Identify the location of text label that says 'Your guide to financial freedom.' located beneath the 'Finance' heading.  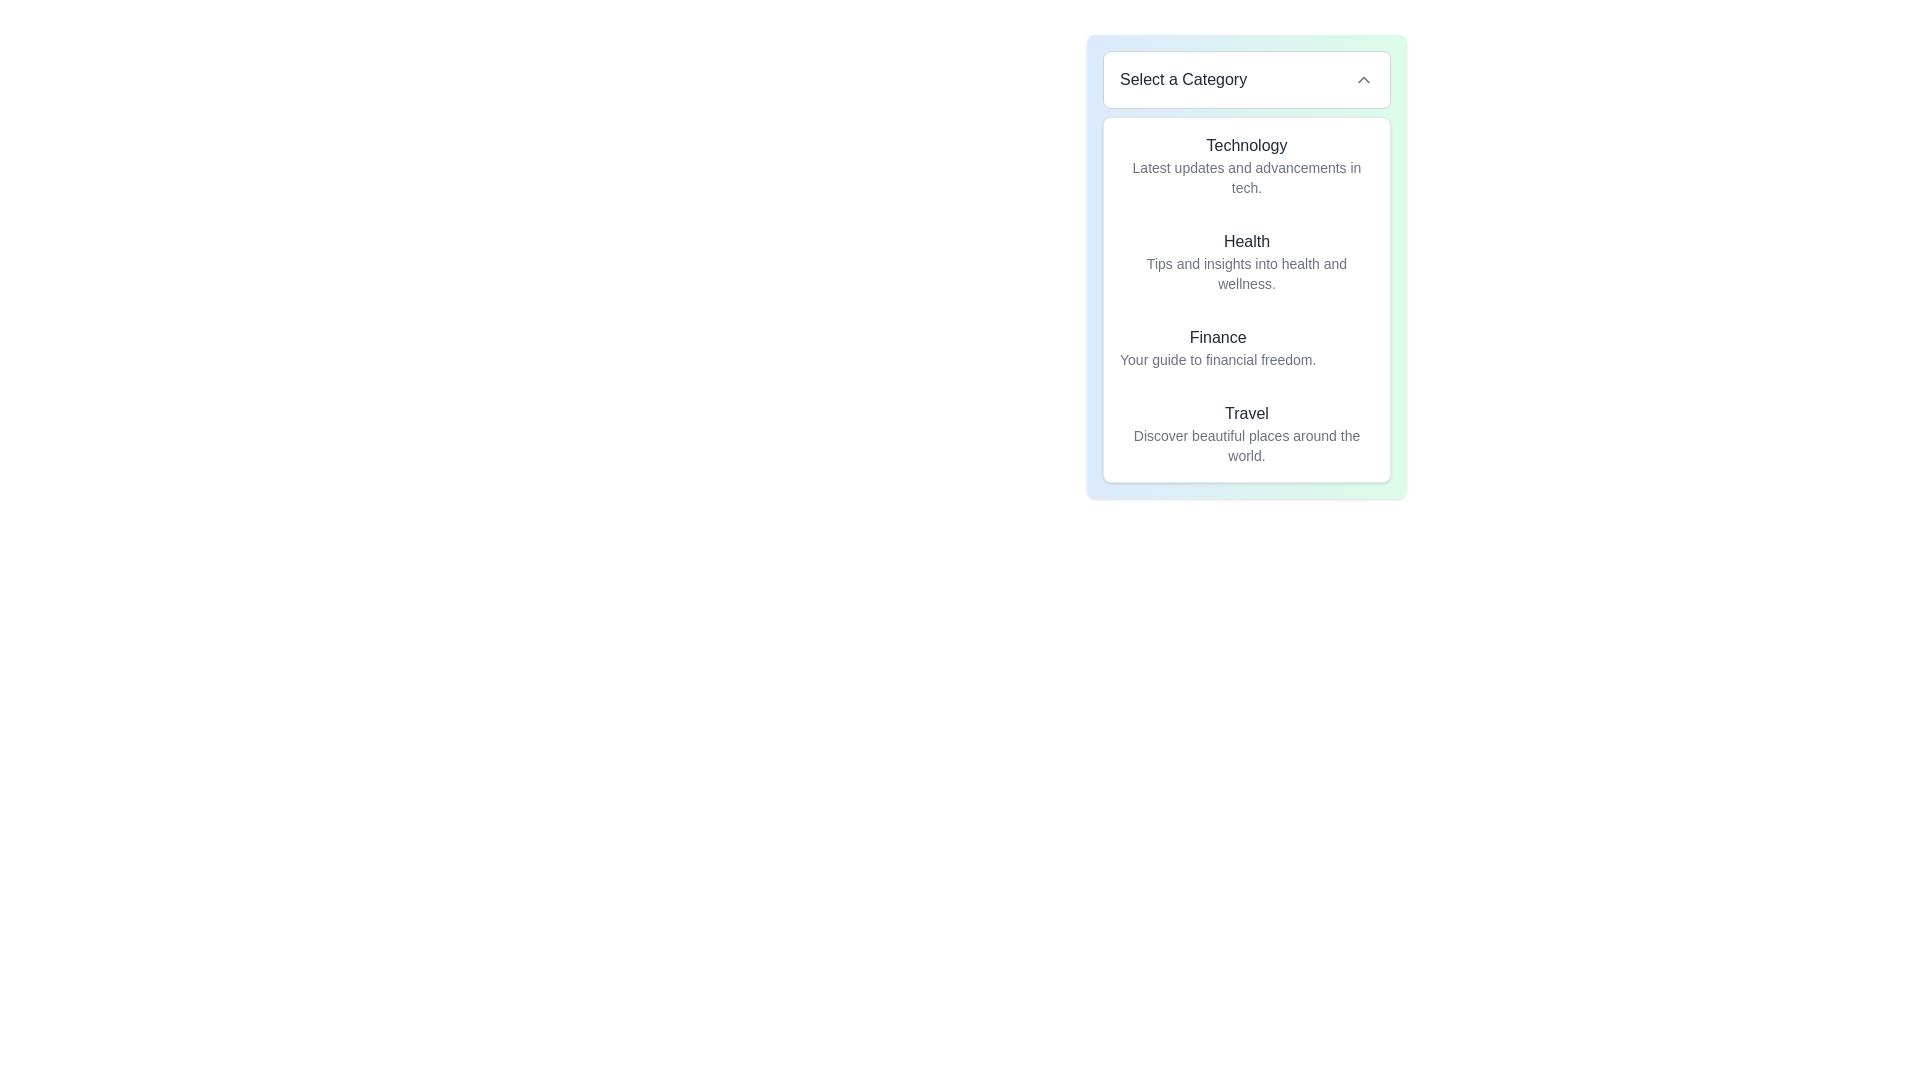
(1217, 358).